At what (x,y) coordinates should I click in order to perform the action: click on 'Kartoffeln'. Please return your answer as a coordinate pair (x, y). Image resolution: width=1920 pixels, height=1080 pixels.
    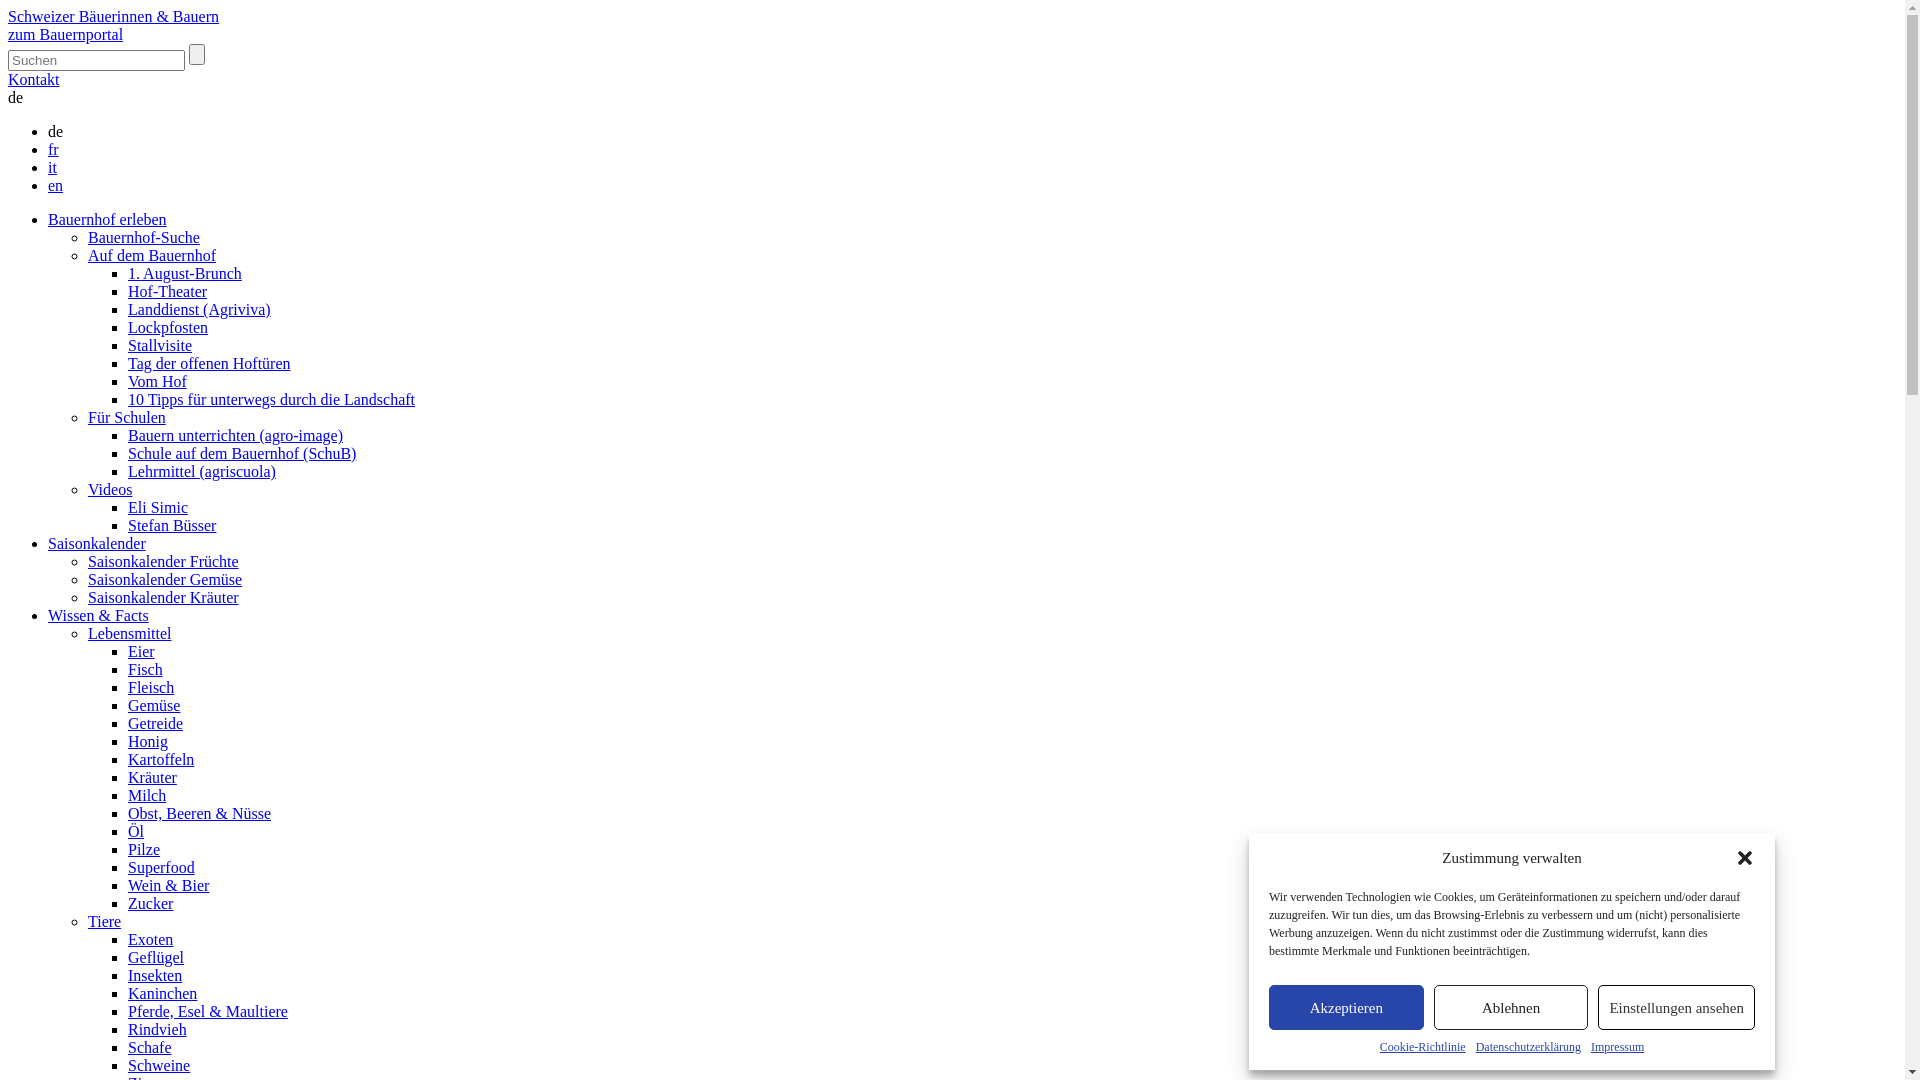
    Looking at the image, I should click on (161, 759).